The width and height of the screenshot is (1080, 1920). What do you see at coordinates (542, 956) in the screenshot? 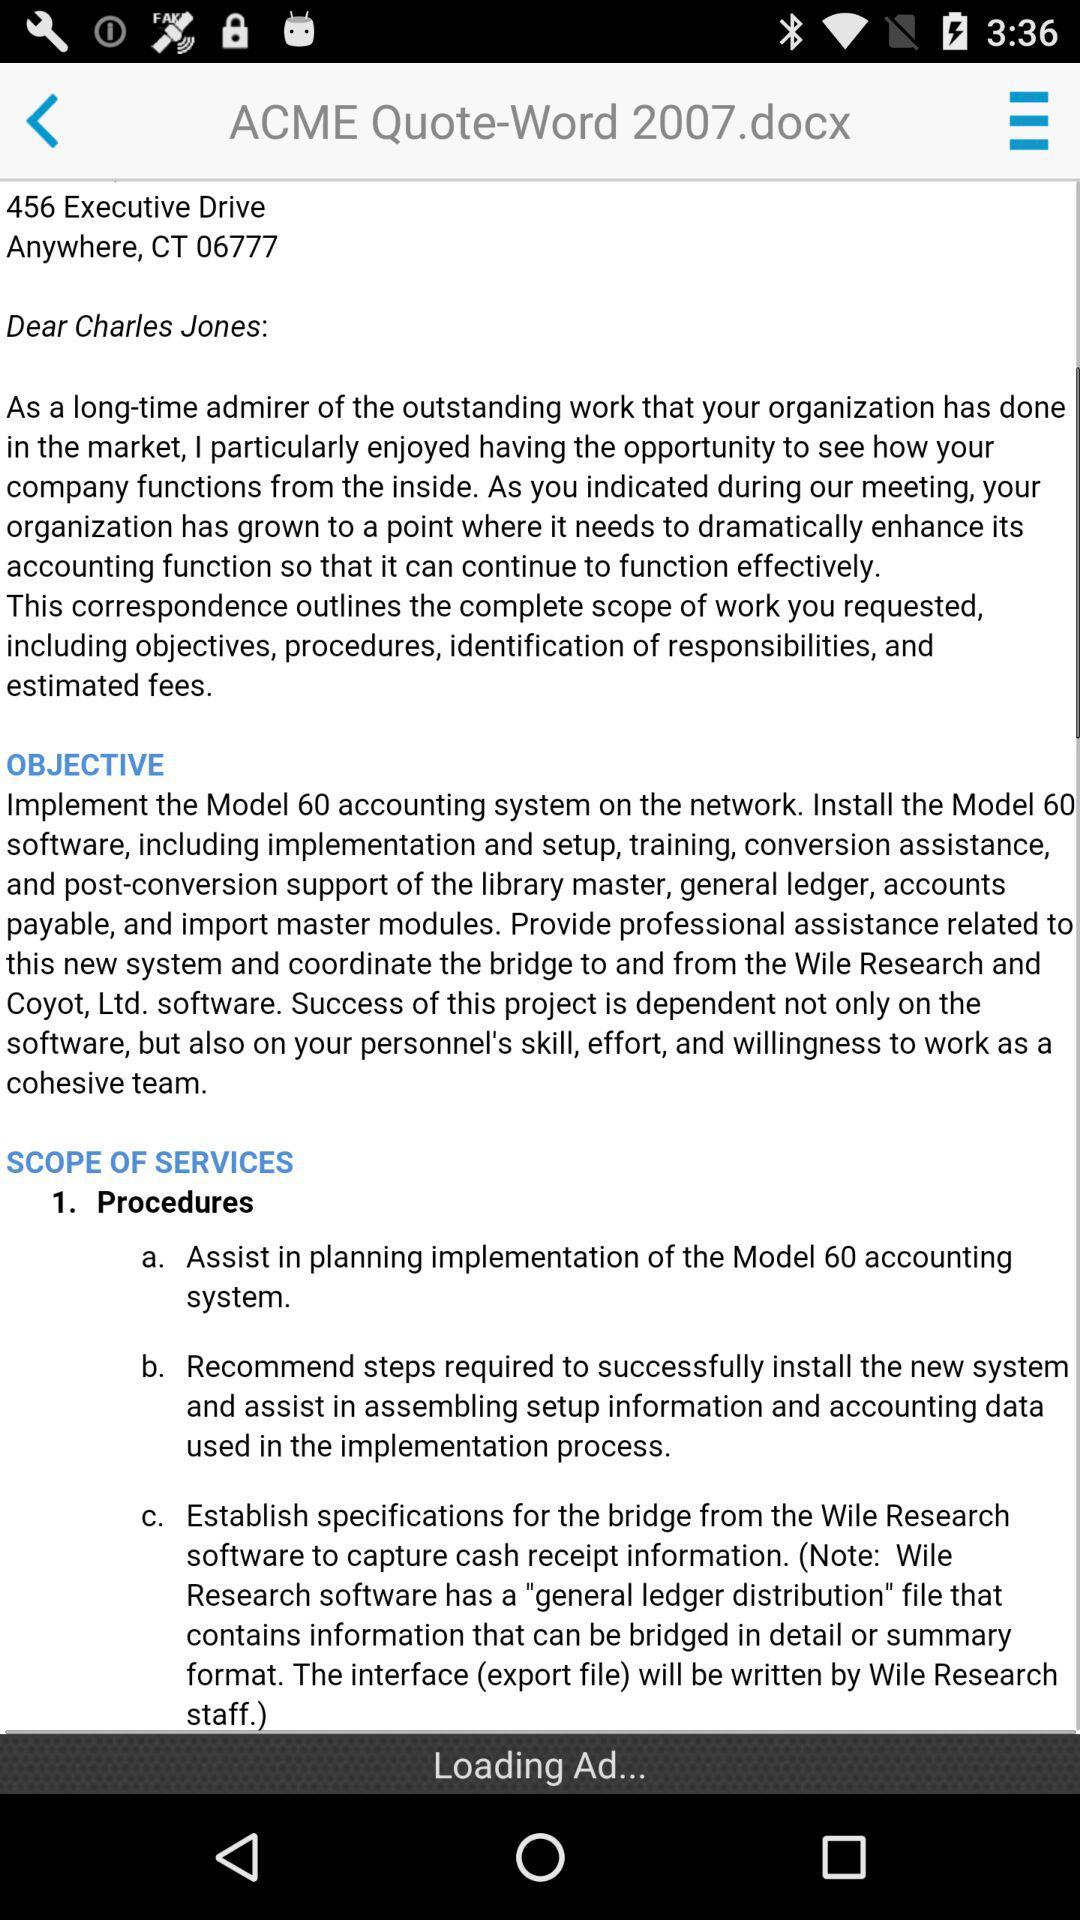
I see `the item at the center` at bounding box center [542, 956].